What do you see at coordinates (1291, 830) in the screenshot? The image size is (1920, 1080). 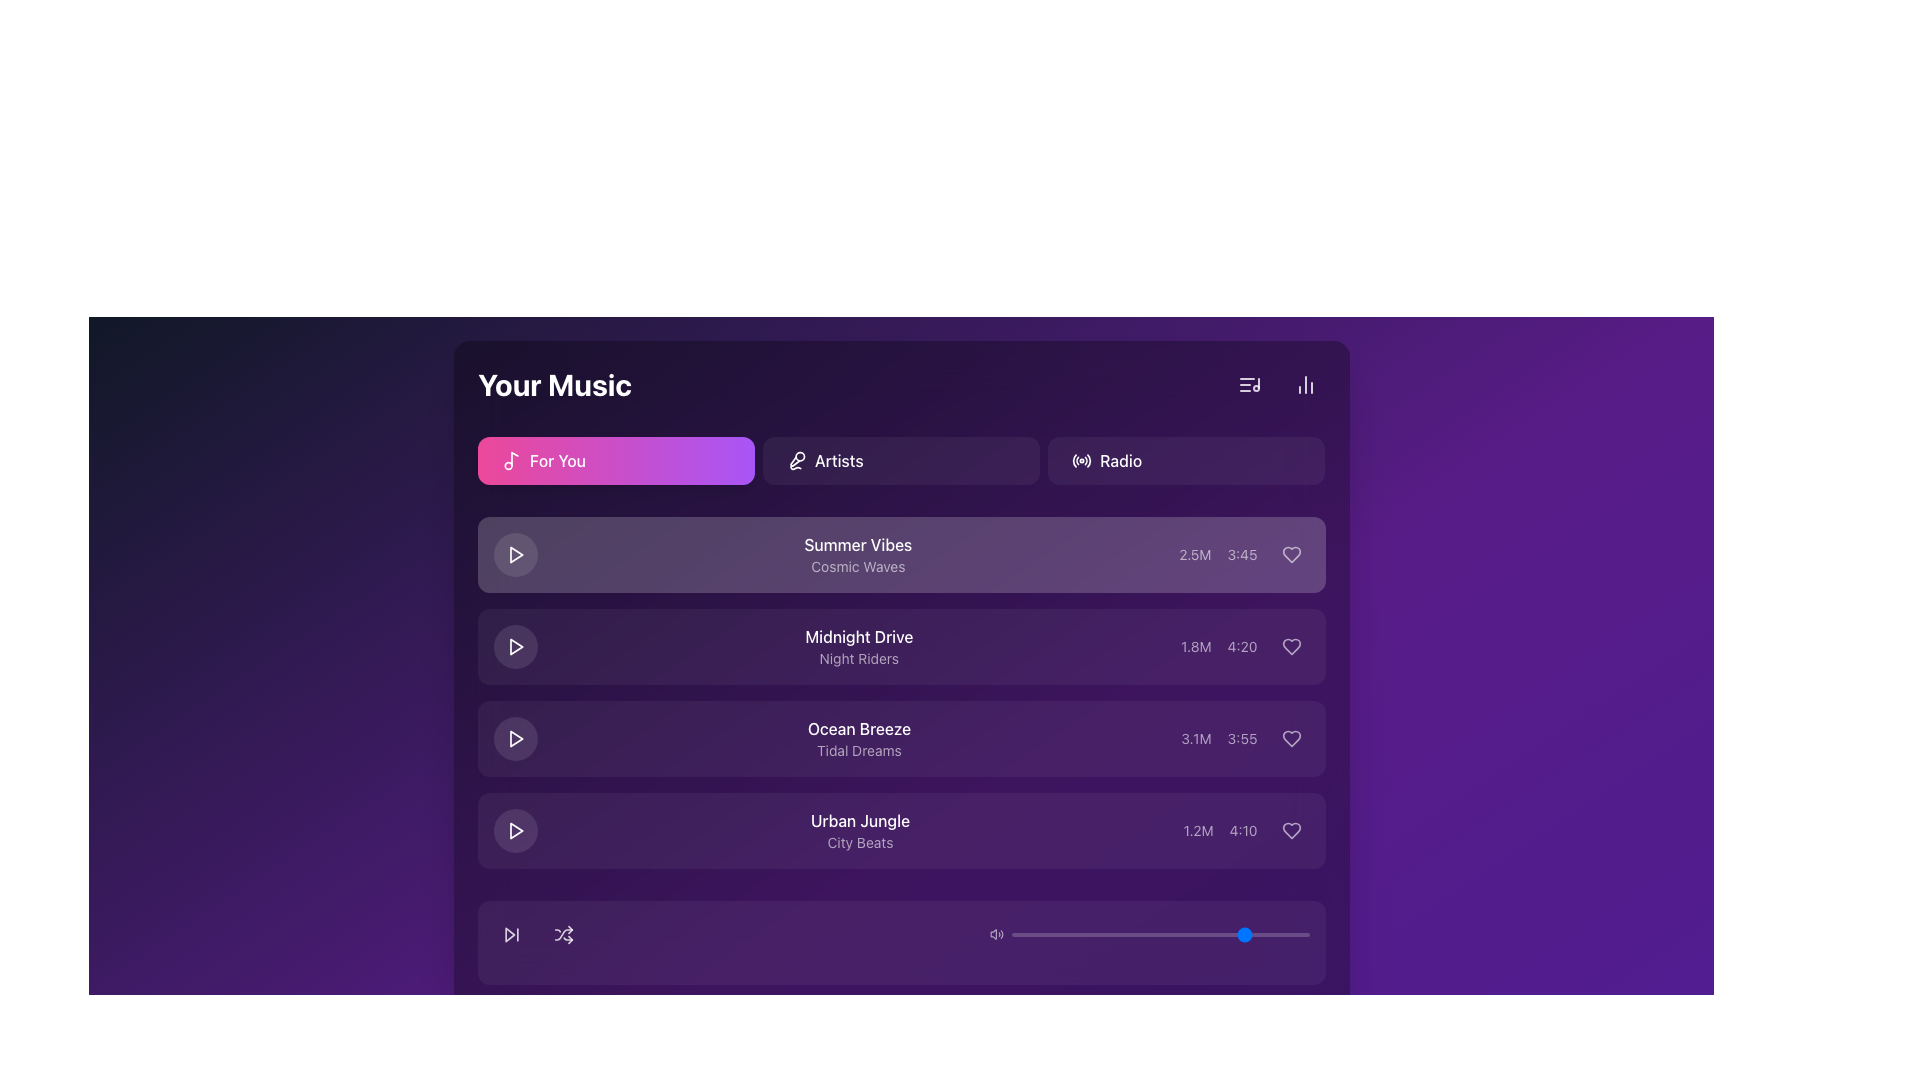 I see `the heart-shaped button outlined in white with a semi-transparent hover effect, located to the far right of the data entries '1.2M' and '4:10' related to the song 'Urban Jungle'` at bounding box center [1291, 830].